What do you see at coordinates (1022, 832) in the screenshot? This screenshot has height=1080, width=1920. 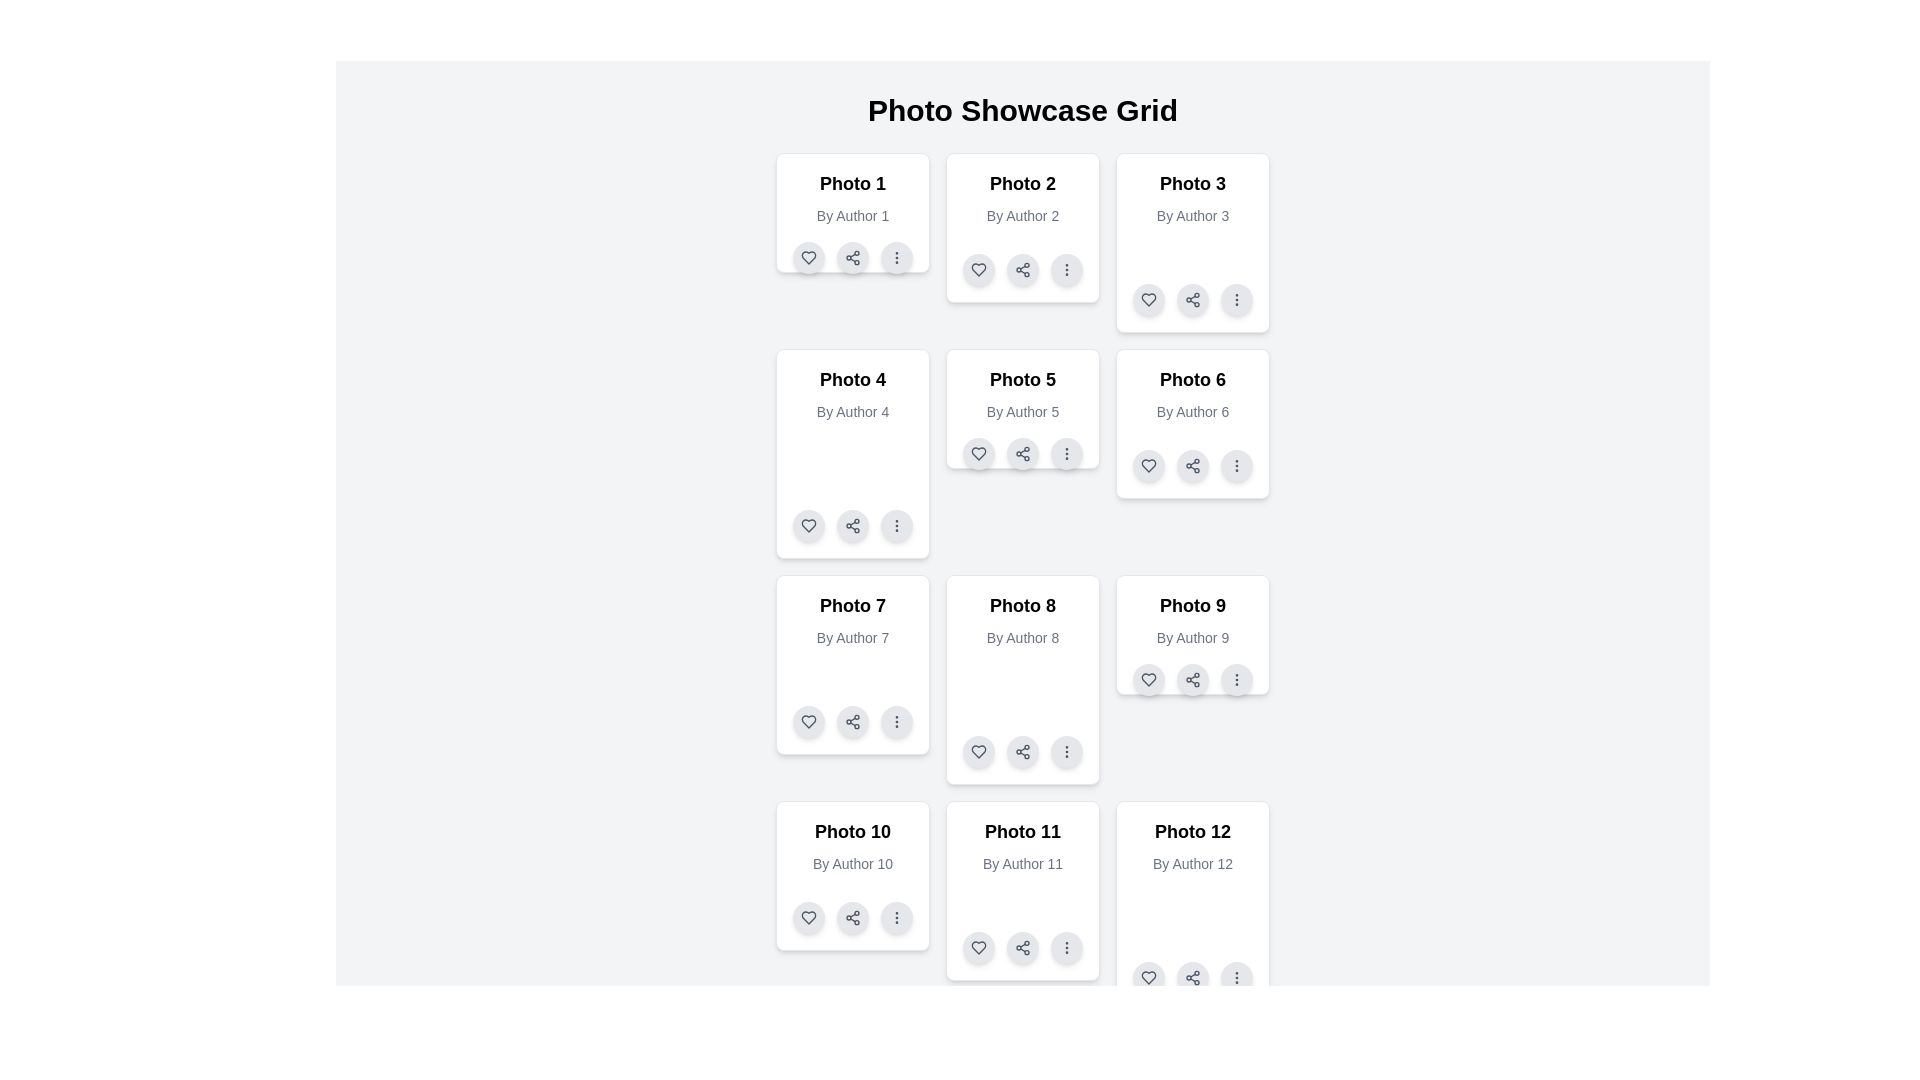 I see `the Text label that displays the title or label of the item in the card located in the fourth row and second column of the grid layout` at bounding box center [1022, 832].